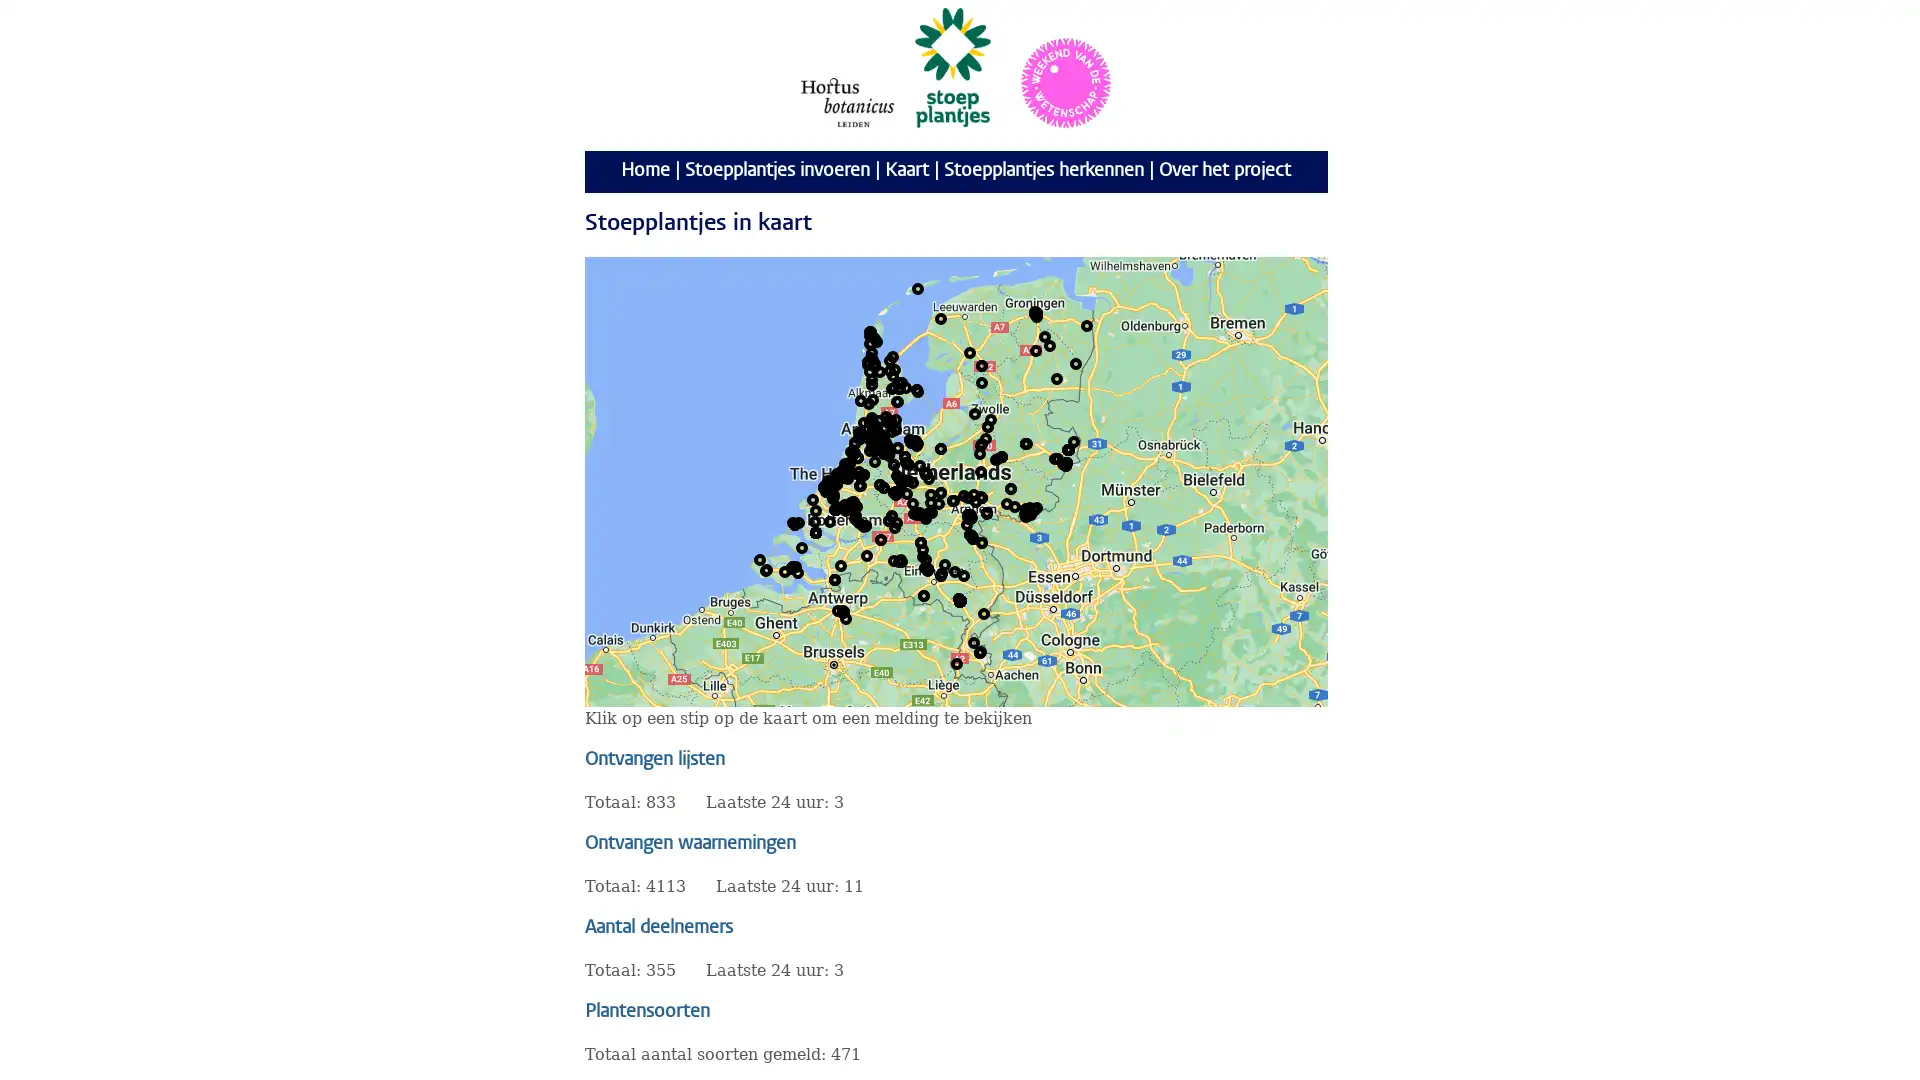 The height and width of the screenshot is (1080, 1920). Describe the element at coordinates (841, 474) in the screenshot. I see `Telling van Paul Keler op 04 oktober 2021` at that location.